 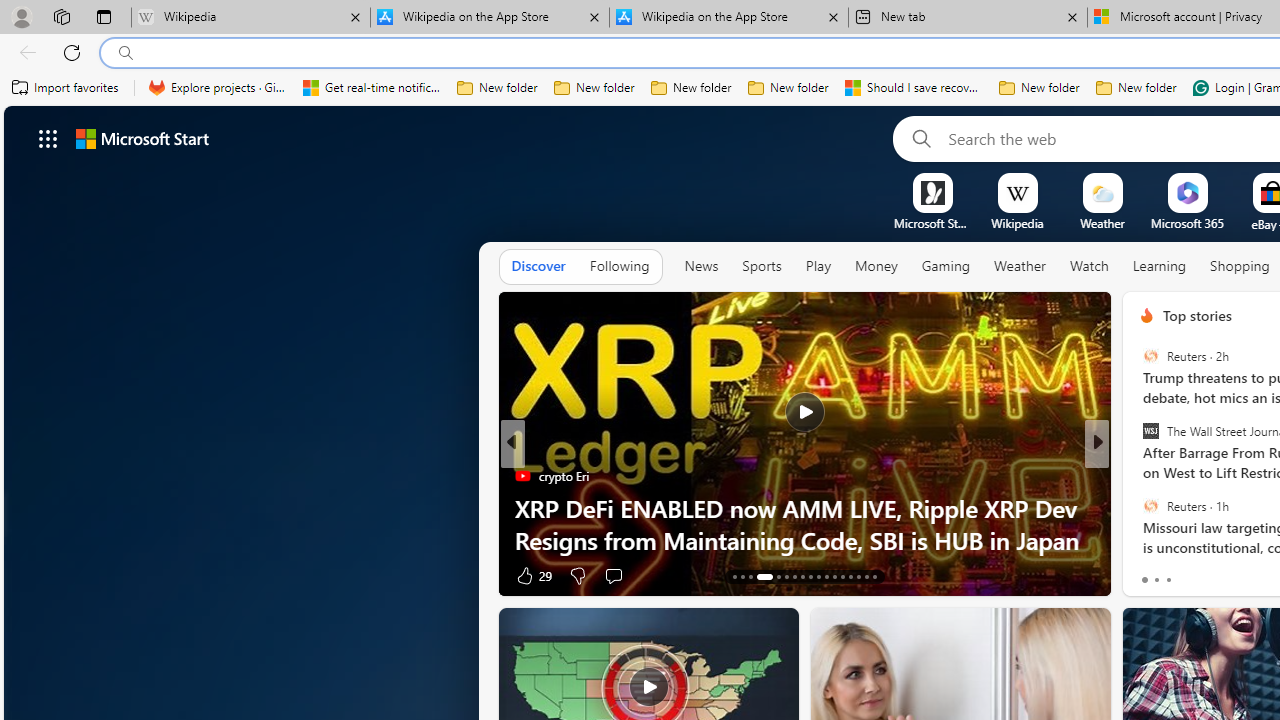 What do you see at coordinates (810, 577) in the screenshot?
I see `'AutomationID: tab-21'` at bounding box center [810, 577].